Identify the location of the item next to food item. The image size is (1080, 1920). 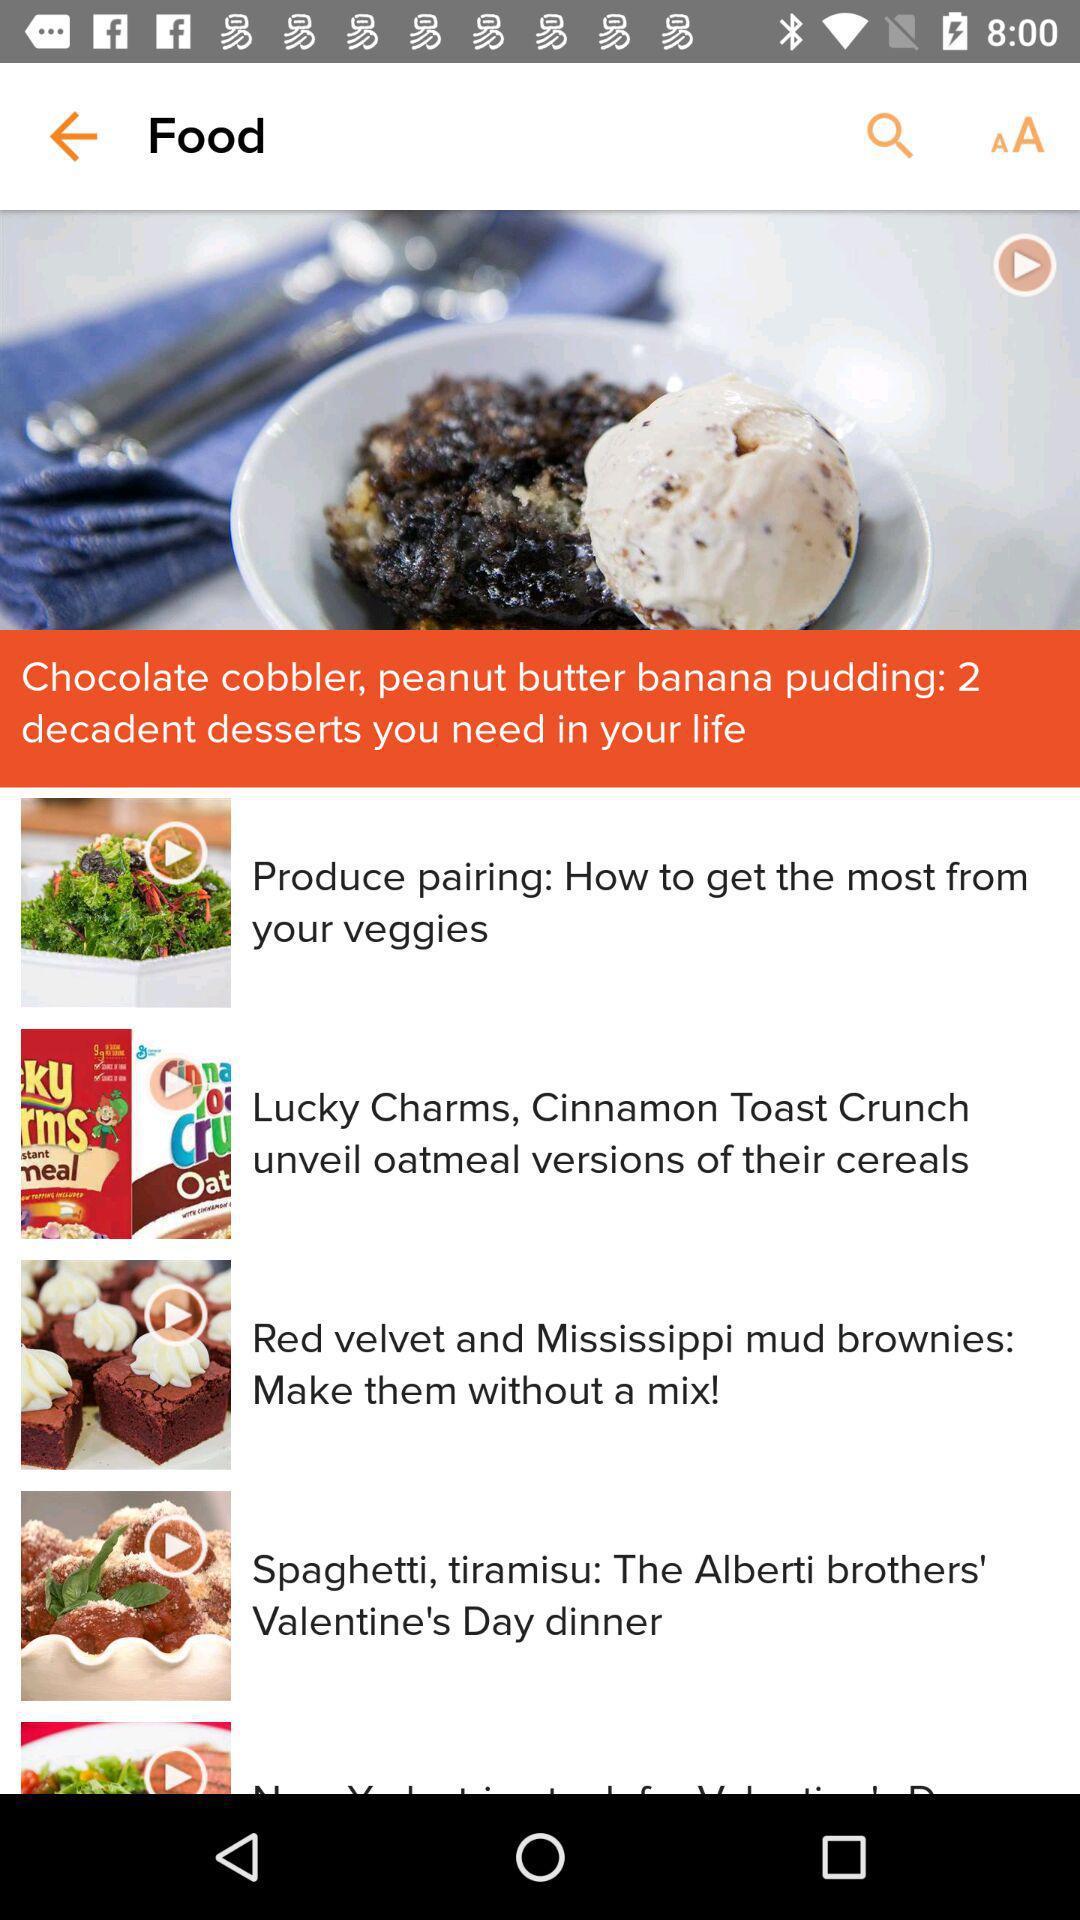
(890, 135).